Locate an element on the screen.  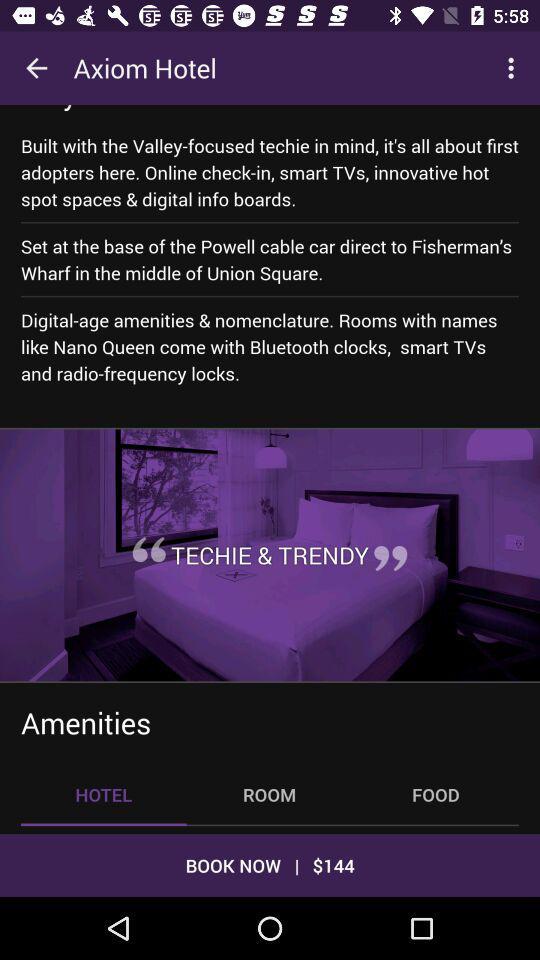
the icon to the left of the axiom hotel icon is located at coordinates (36, 68).